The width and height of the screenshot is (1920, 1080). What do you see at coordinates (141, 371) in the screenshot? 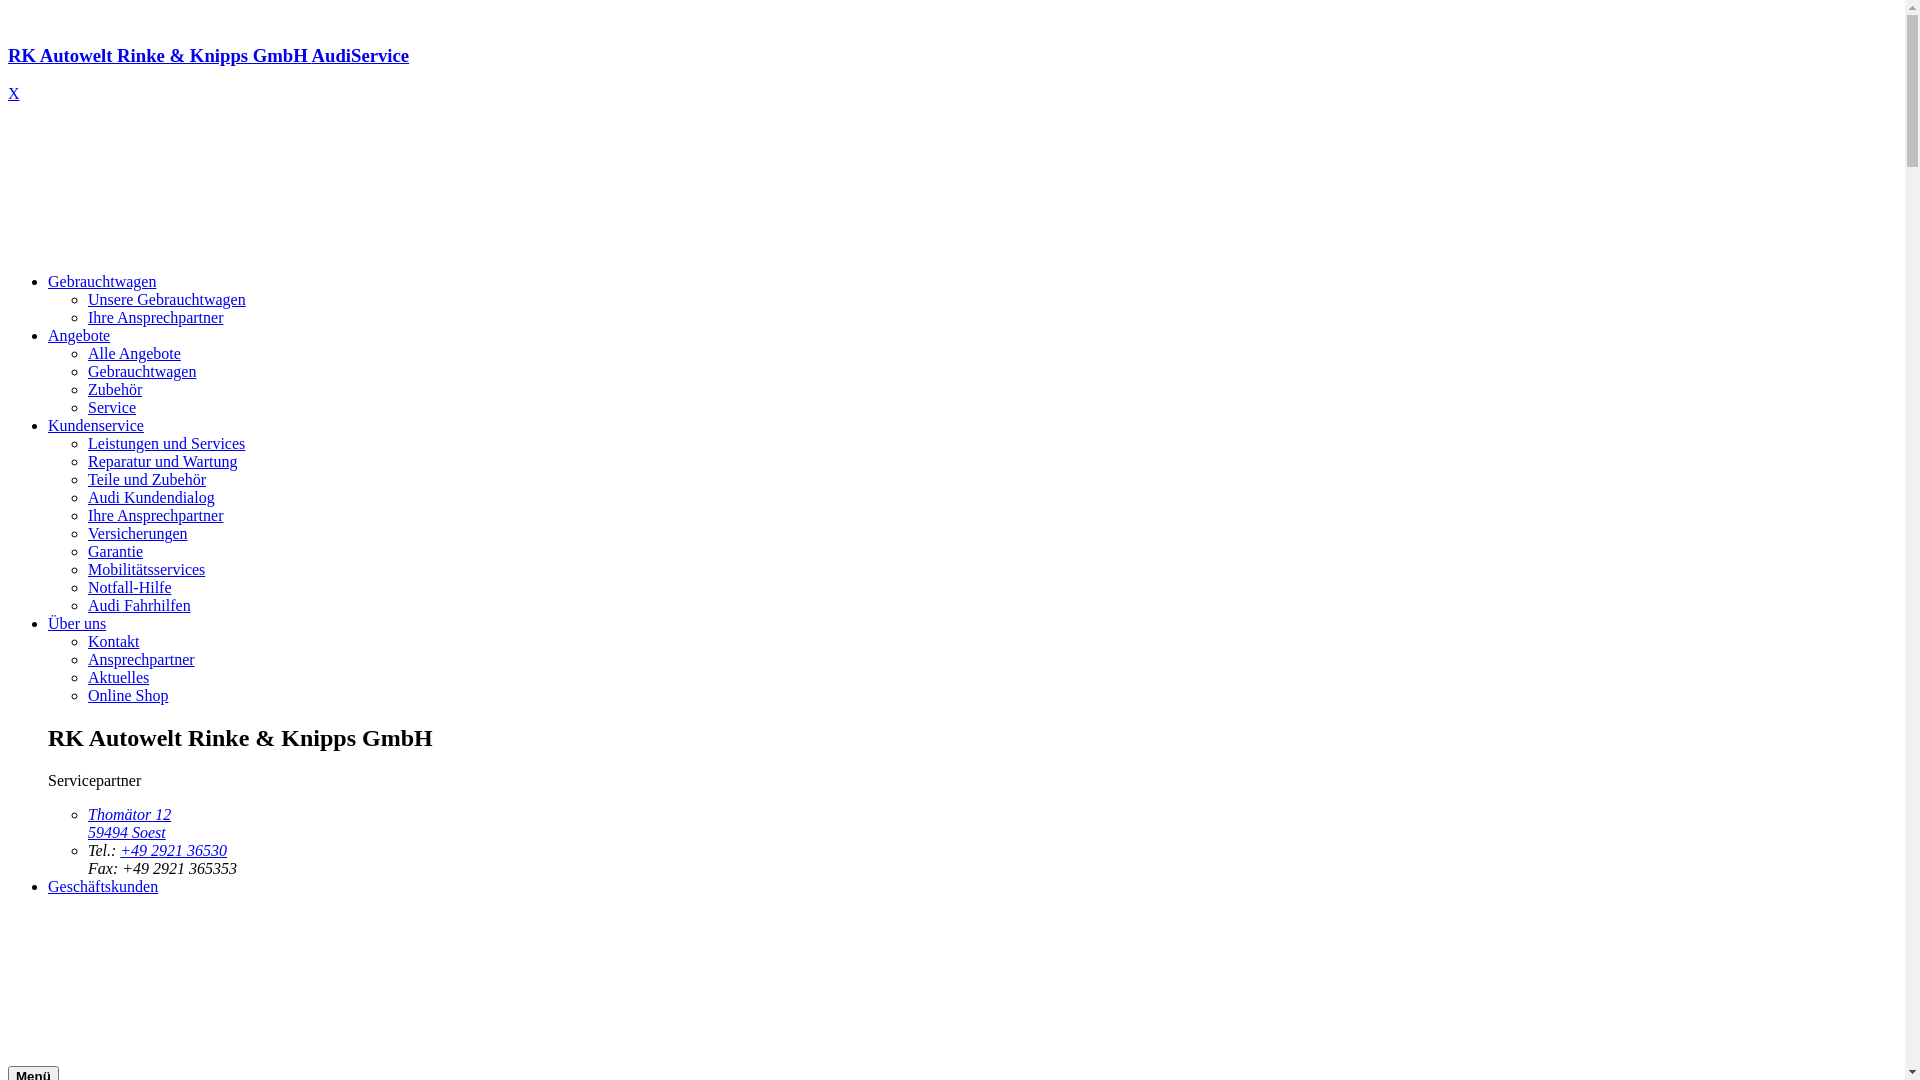
I see `'Gebrauchtwagen'` at bounding box center [141, 371].